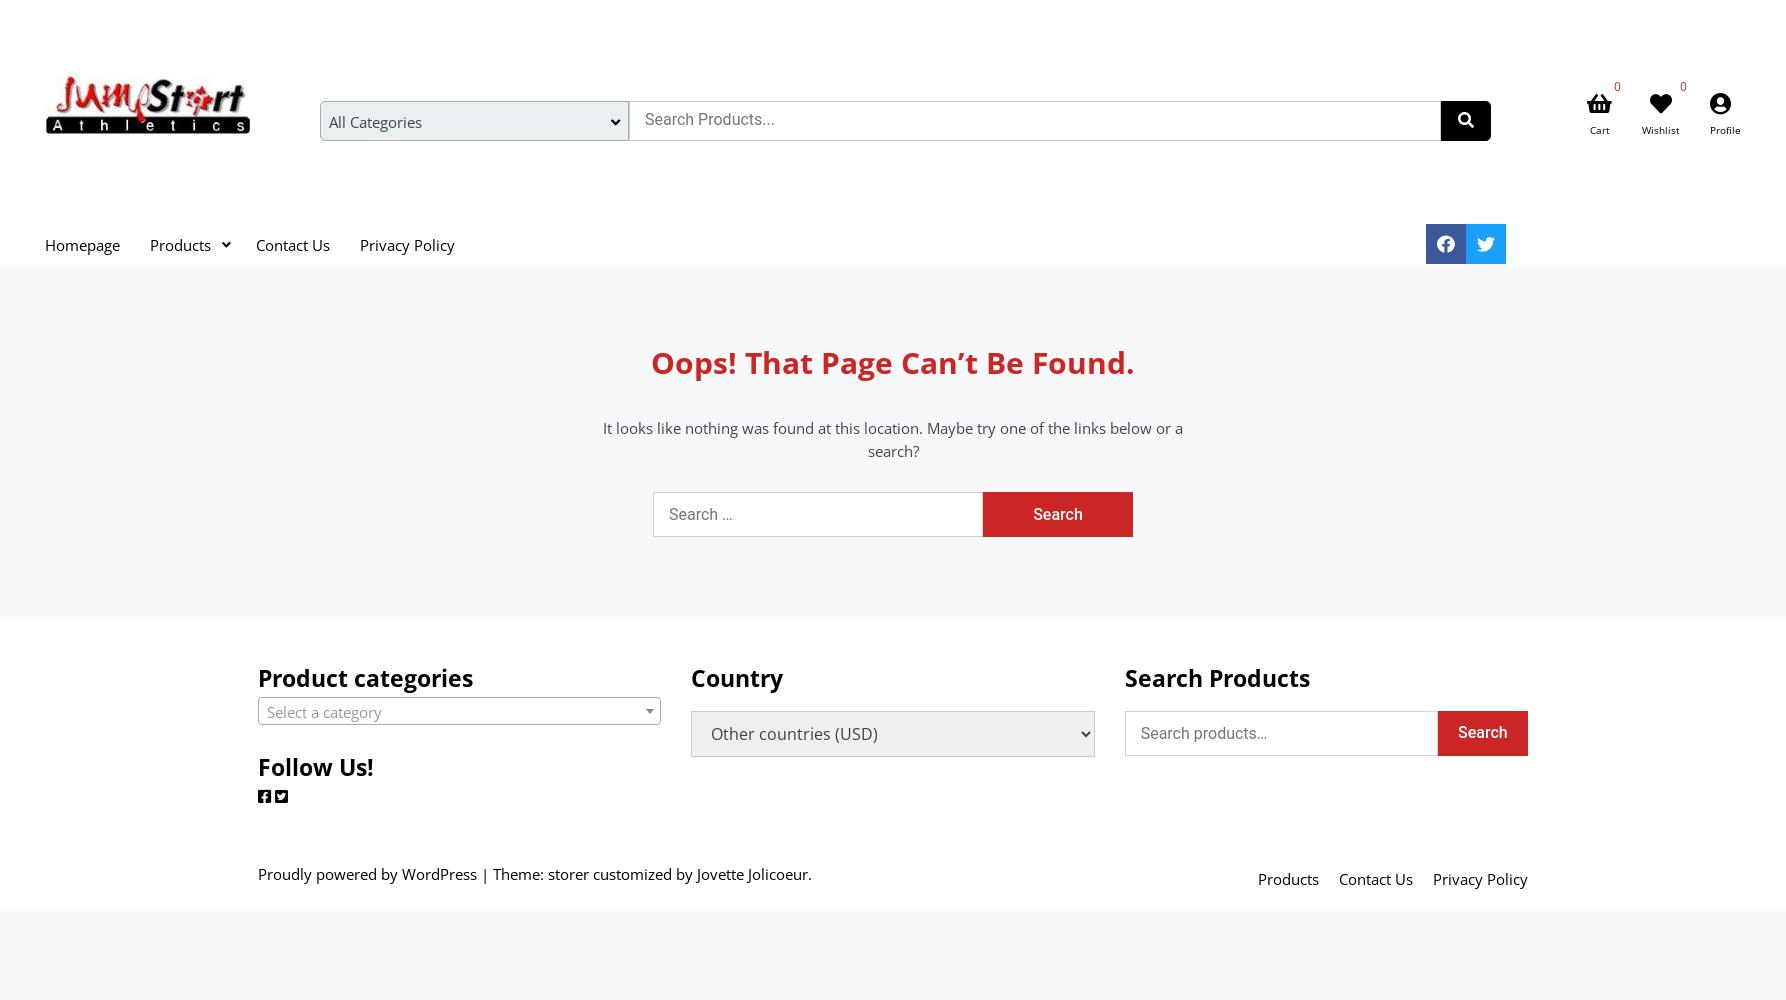  I want to click on 'Country', so click(737, 678).